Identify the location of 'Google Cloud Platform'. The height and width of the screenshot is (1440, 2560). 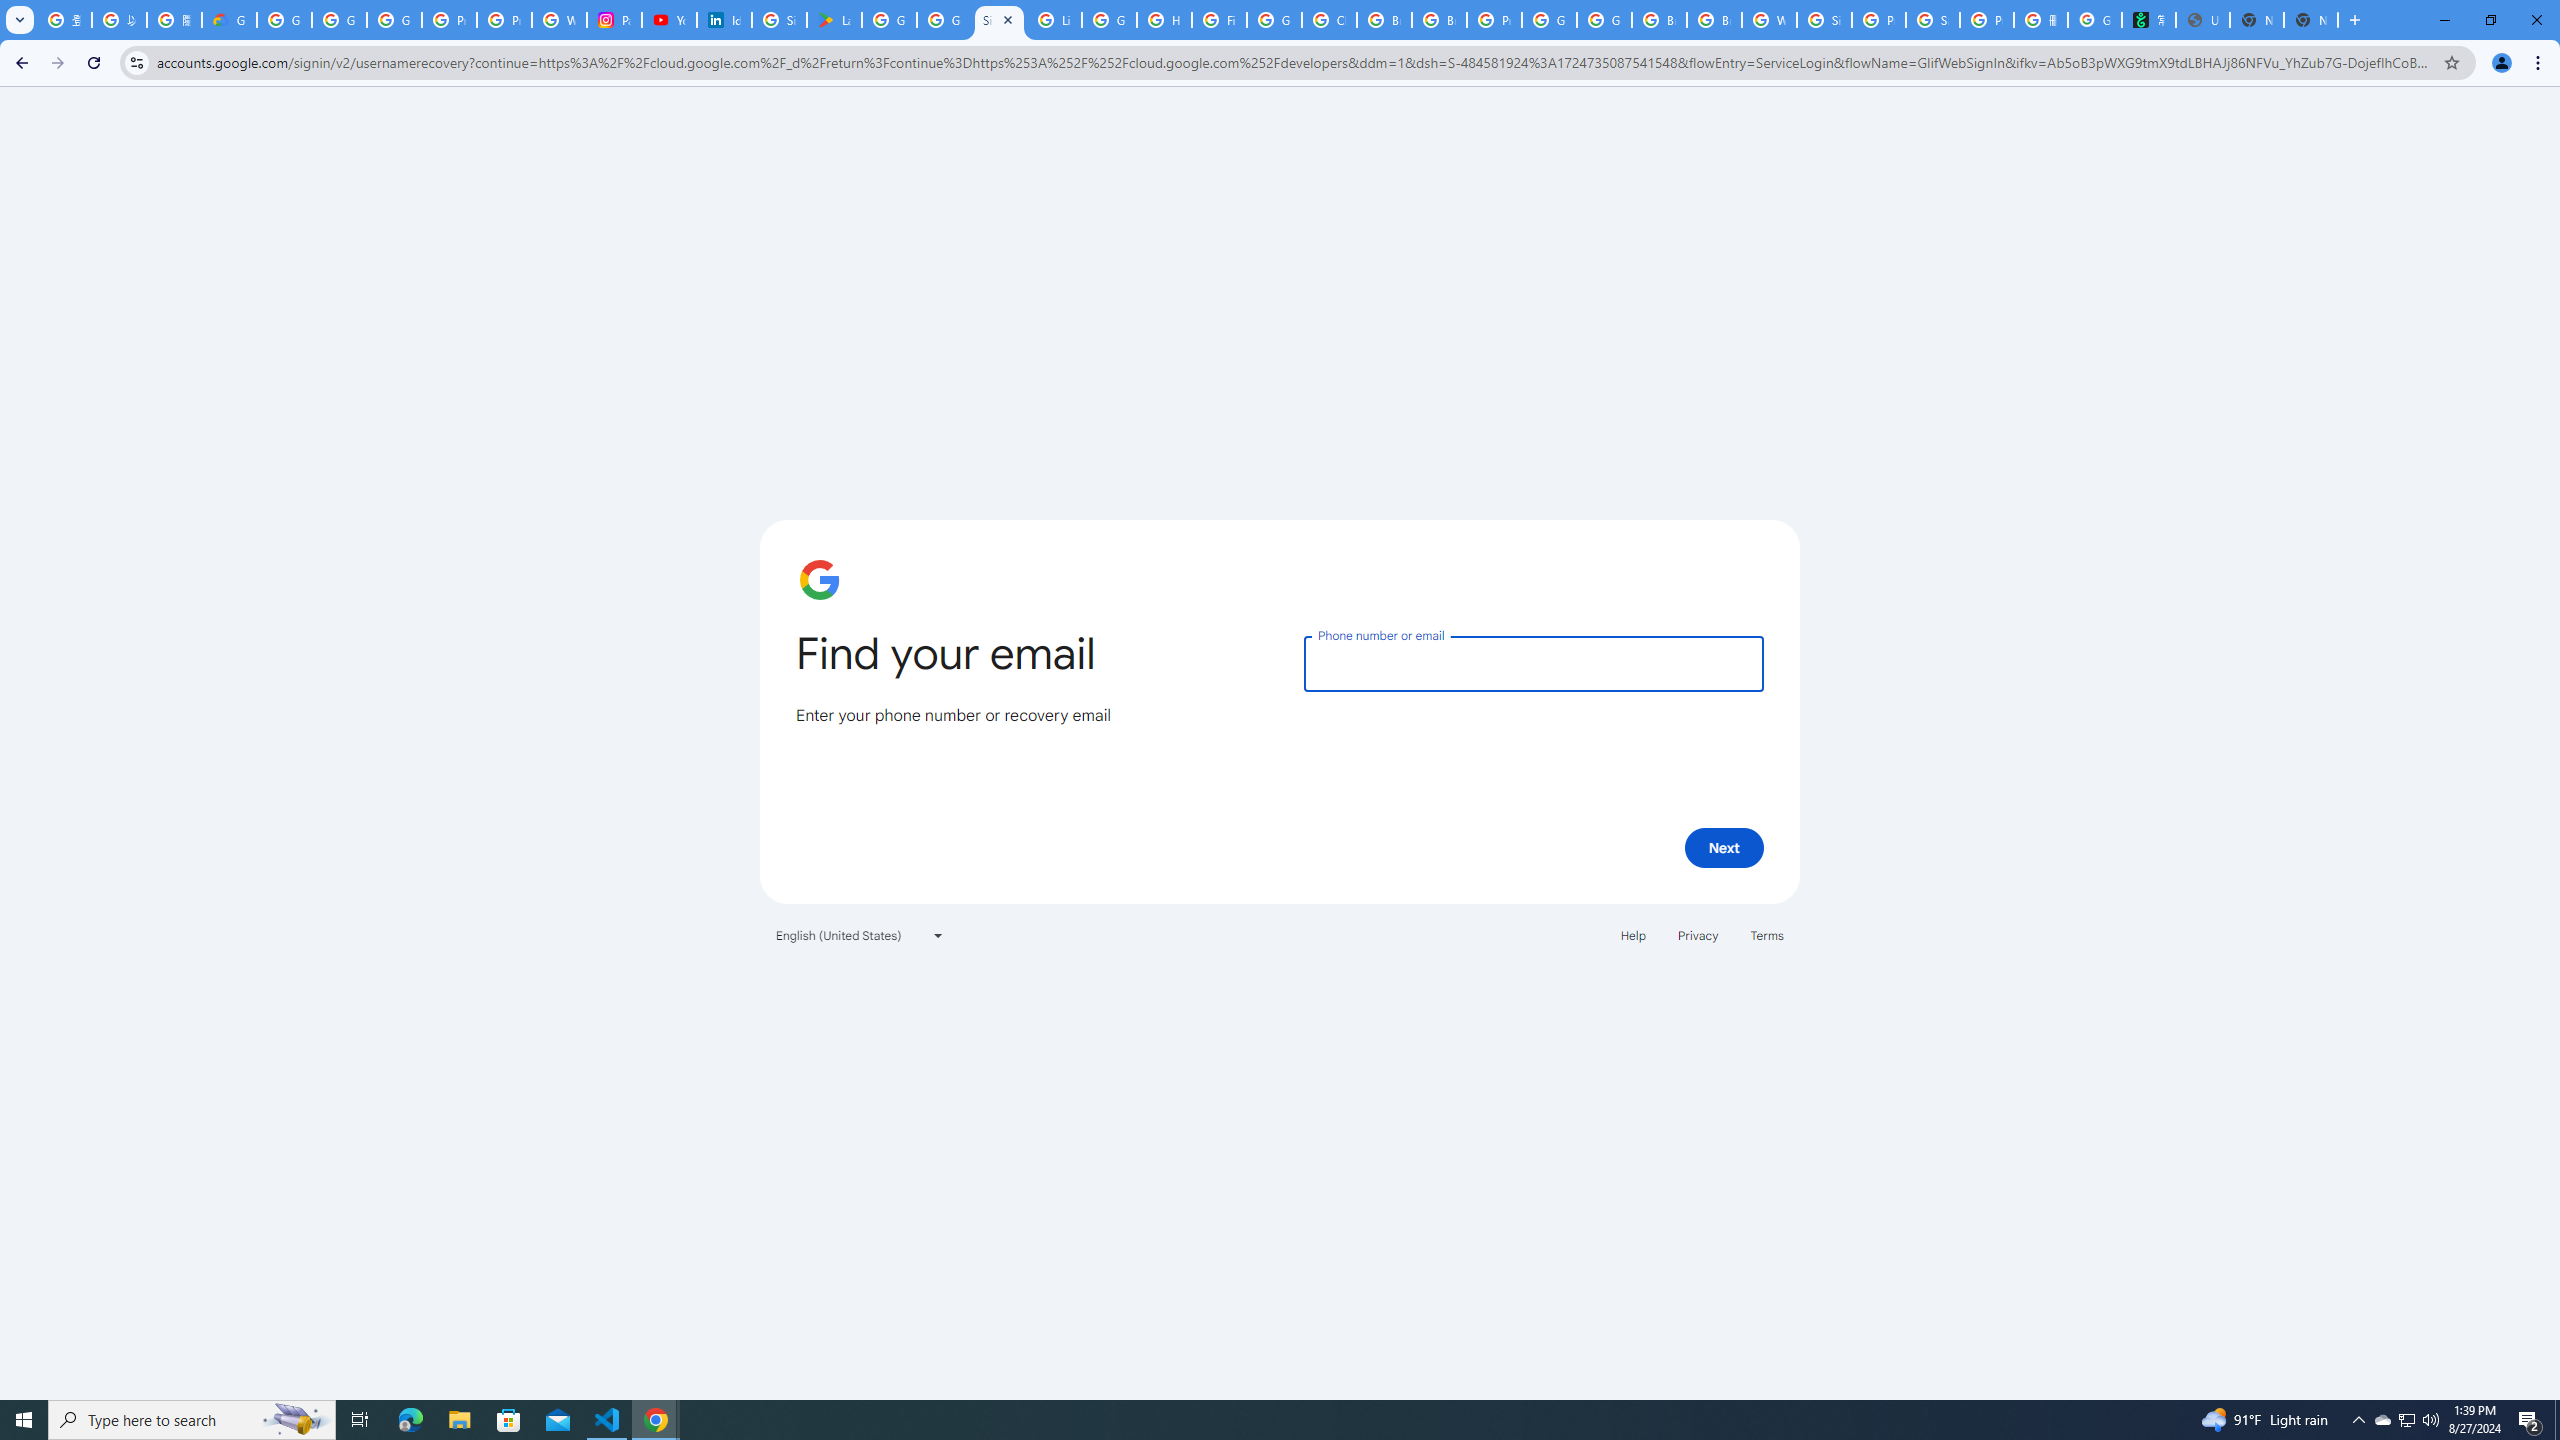
(1549, 19).